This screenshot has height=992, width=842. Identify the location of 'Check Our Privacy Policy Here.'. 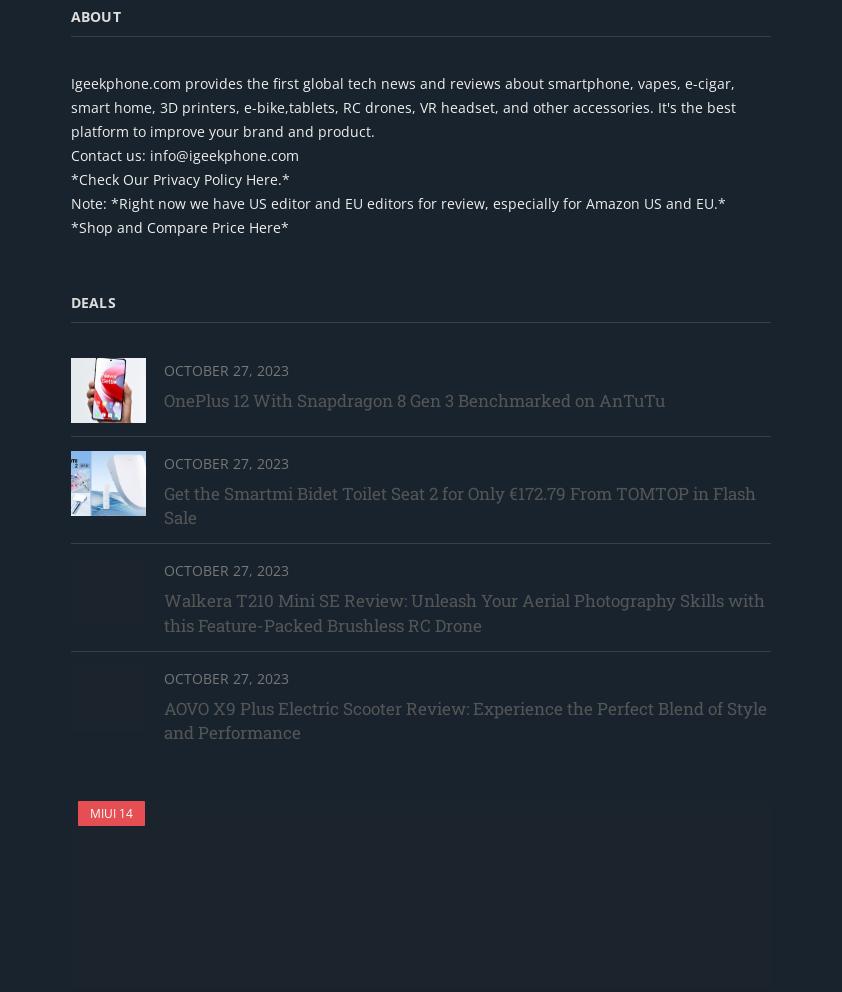
(179, 177).